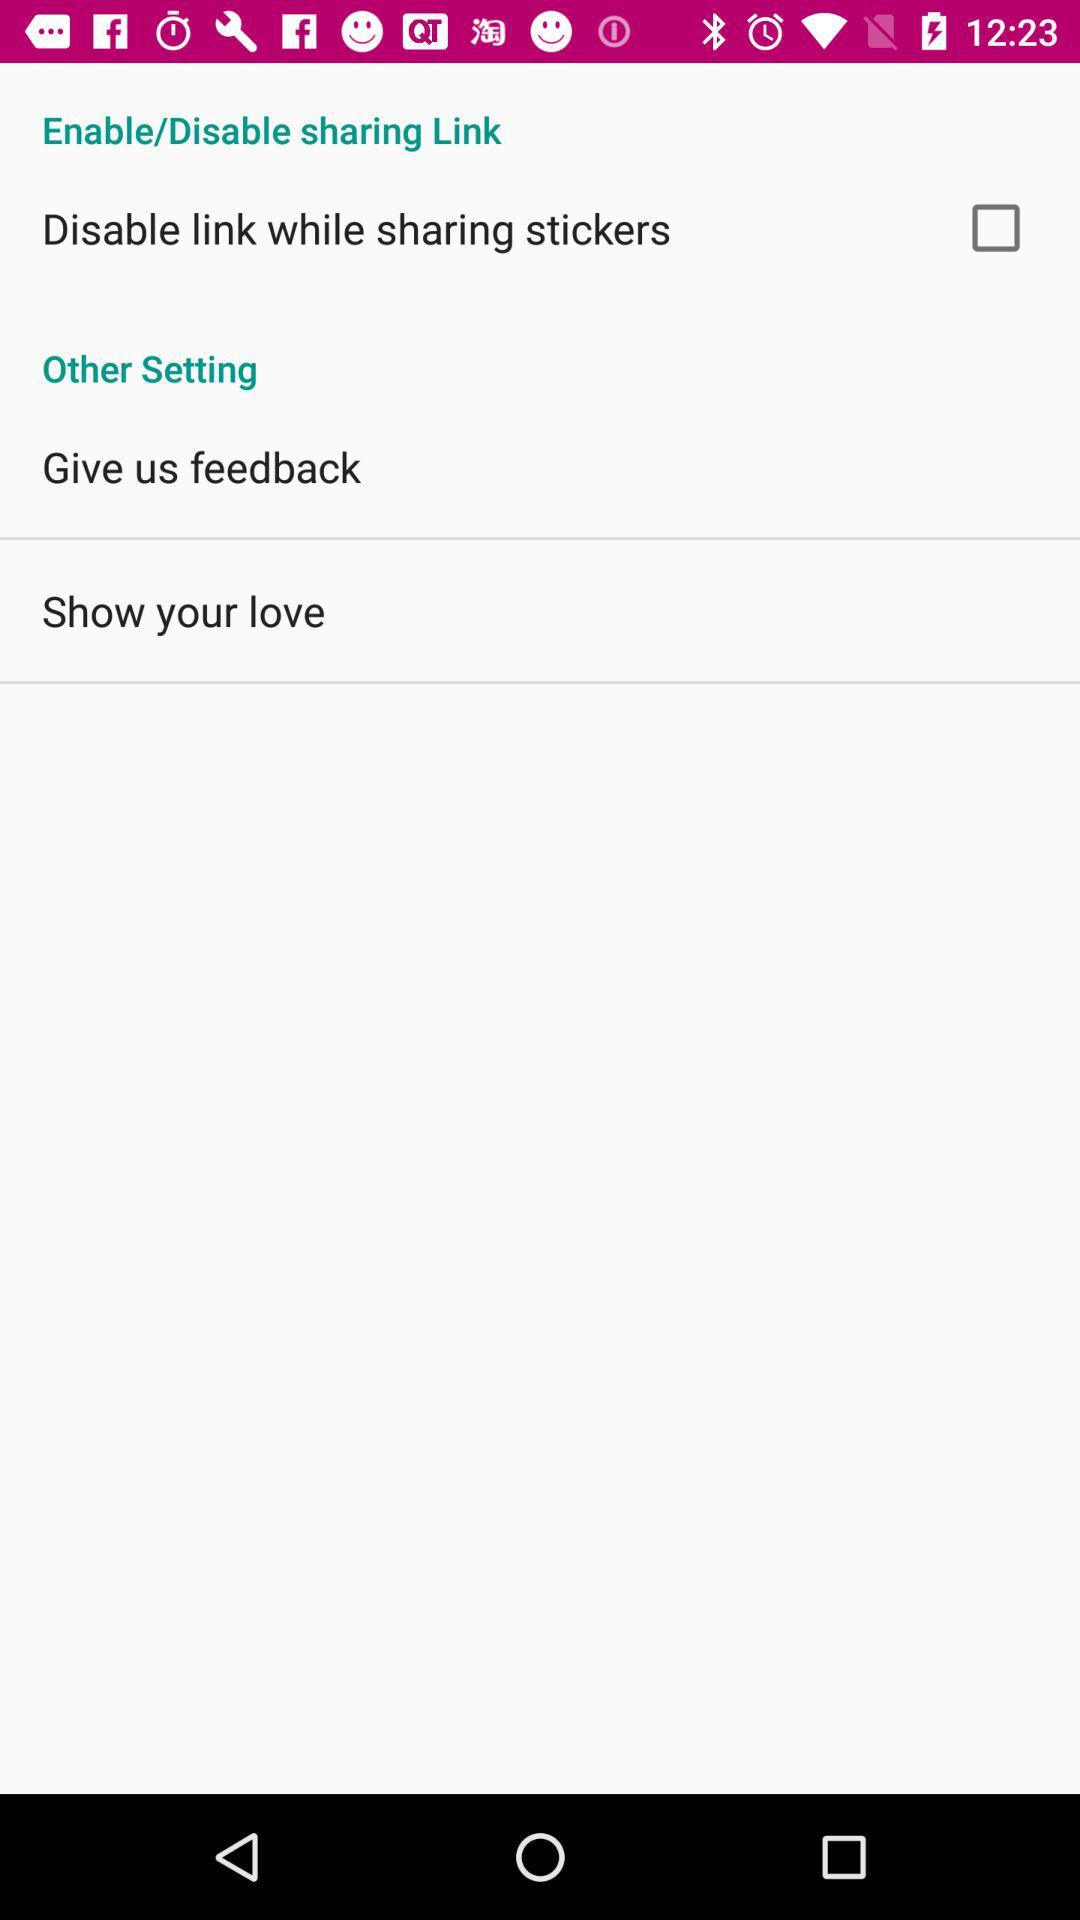 The image size is (1080, 1920). I want to click on other setting app, so click(540, 347).